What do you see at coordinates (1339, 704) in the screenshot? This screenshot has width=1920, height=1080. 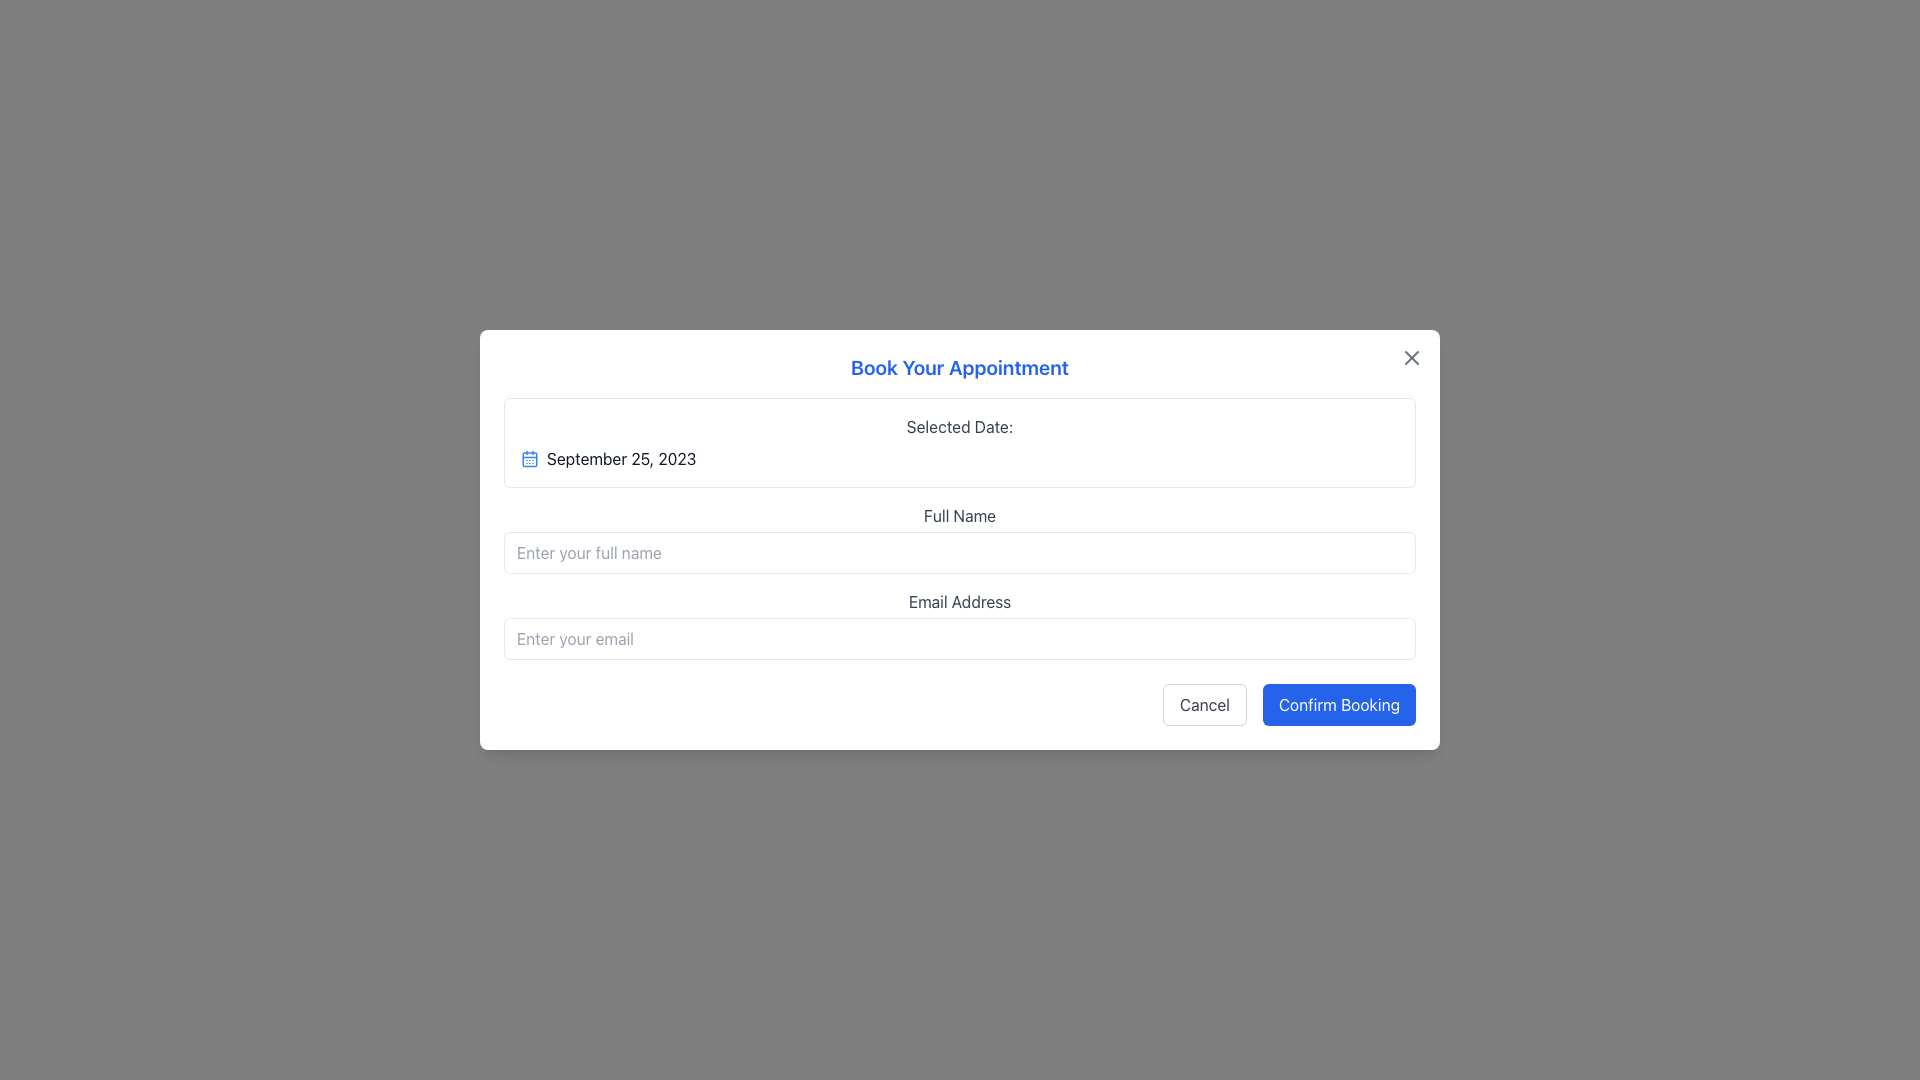 I see `the 'Confirm Booking' button, which is a rectangular button with rounded corners, styled with a blue background and white text, located at the bottom-right corner of the modal dialog box` at bounding box center [1339, 704].